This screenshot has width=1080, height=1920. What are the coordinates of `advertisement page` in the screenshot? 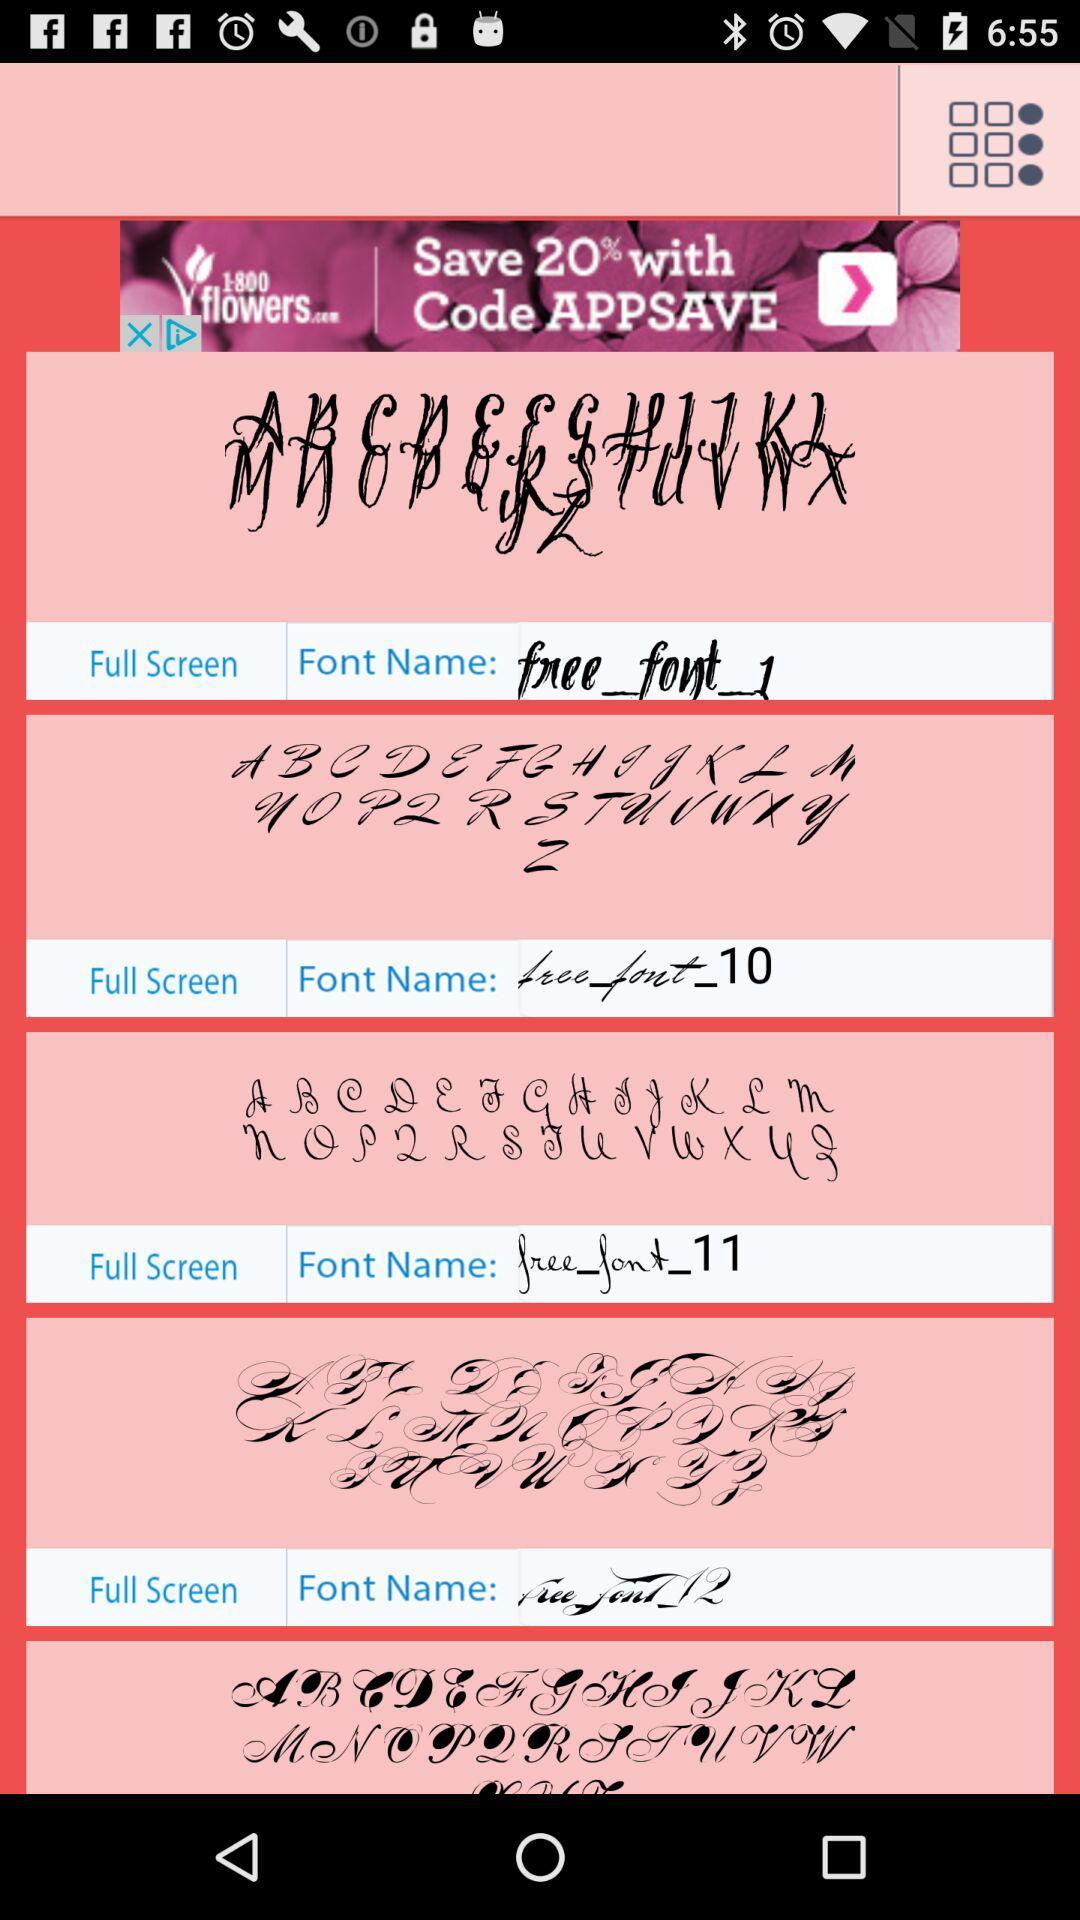 It's located at (540, 285).